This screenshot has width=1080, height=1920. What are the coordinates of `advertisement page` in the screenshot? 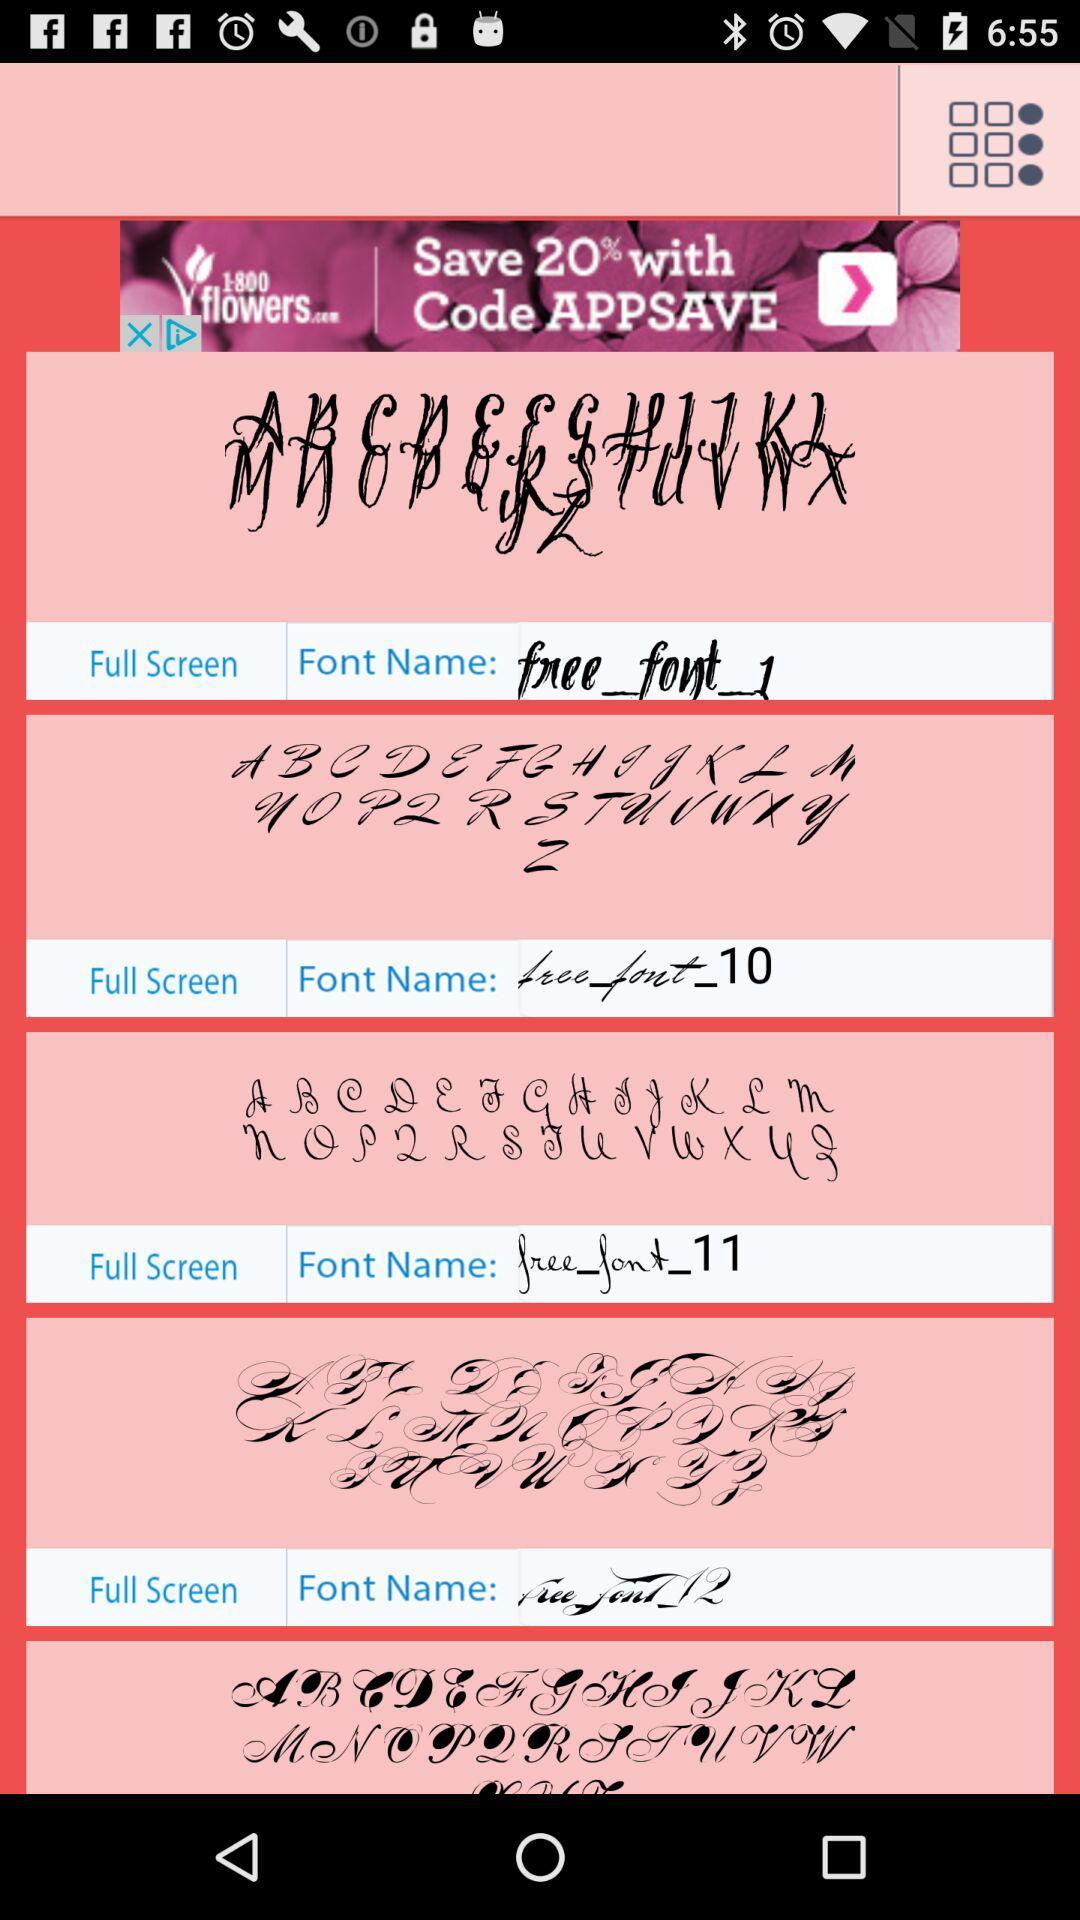 It's located at (540, 285).